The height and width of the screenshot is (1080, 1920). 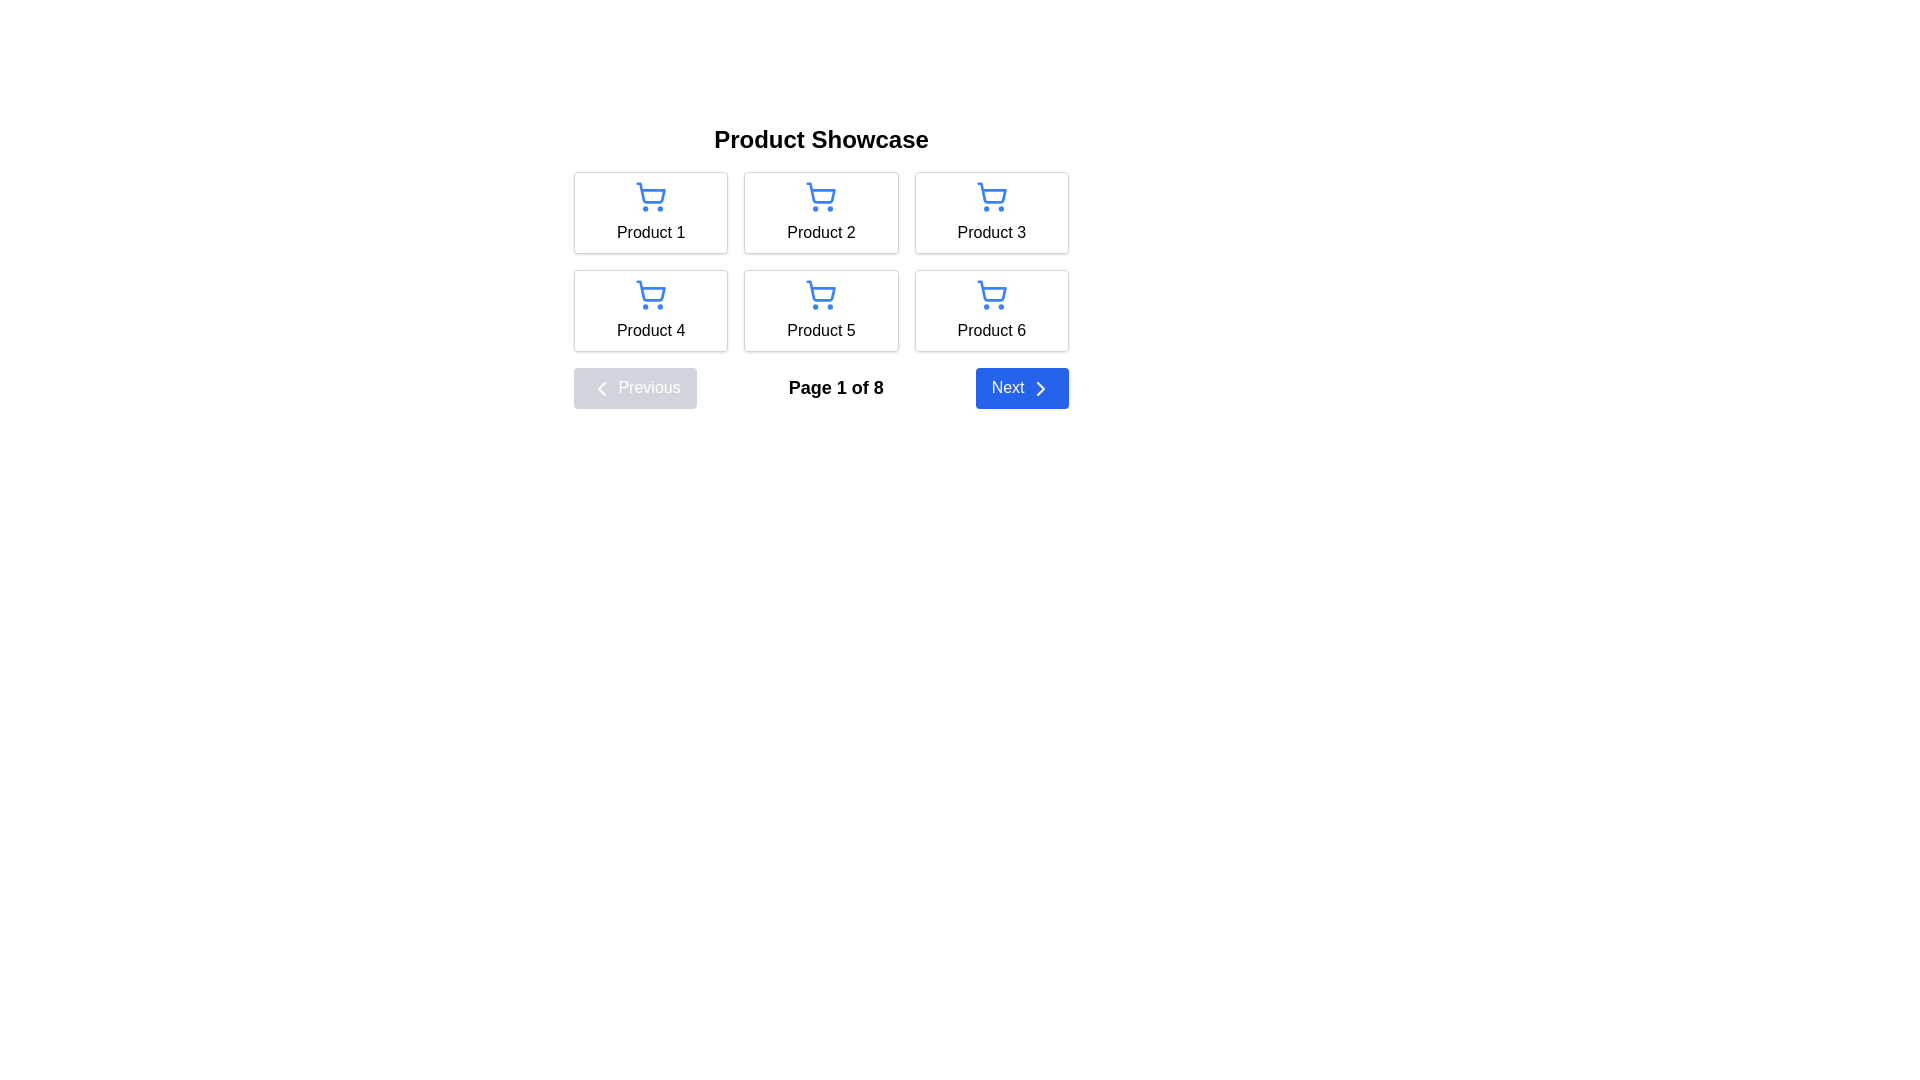 I want to click on the shopping cart icon associated with 'Product 4', located in the second block of the first column, so click(x=651, y=291).